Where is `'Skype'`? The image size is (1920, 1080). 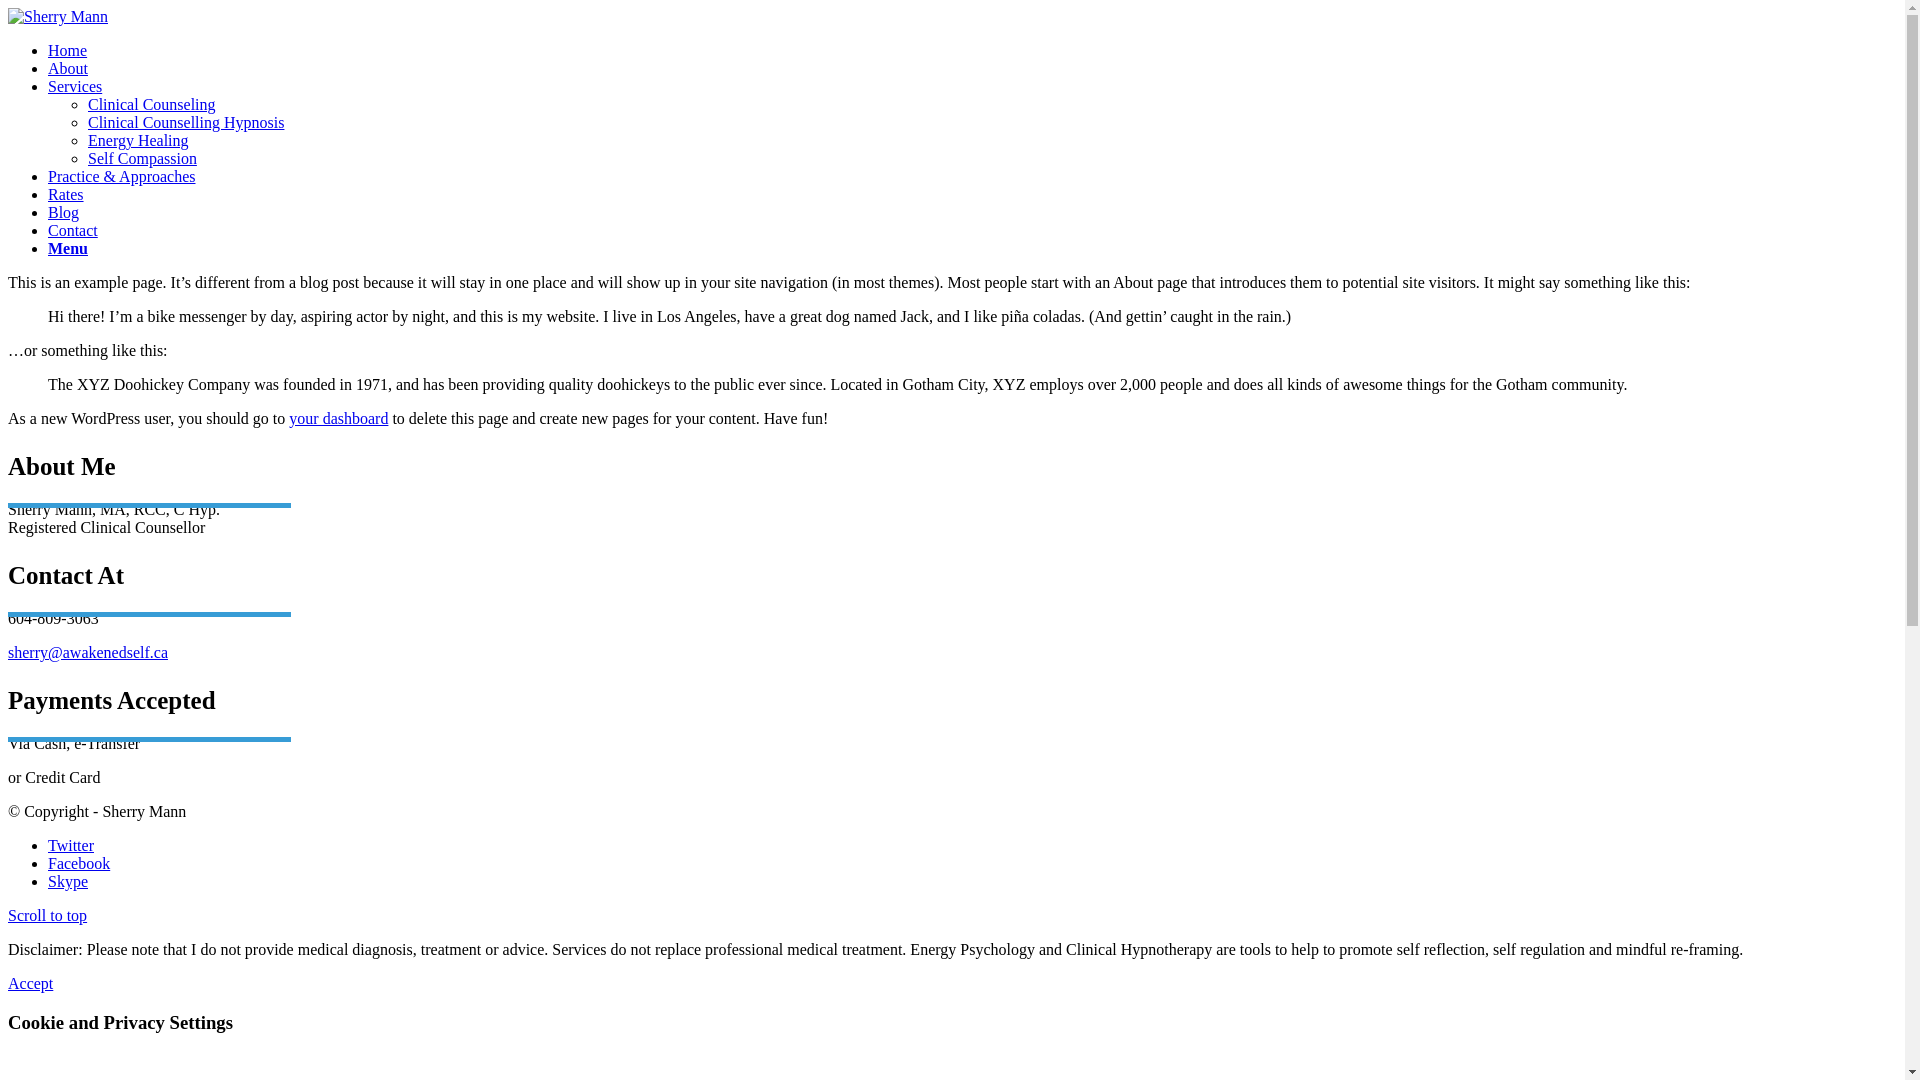 'Skype' is located at coordinates (67, 880).